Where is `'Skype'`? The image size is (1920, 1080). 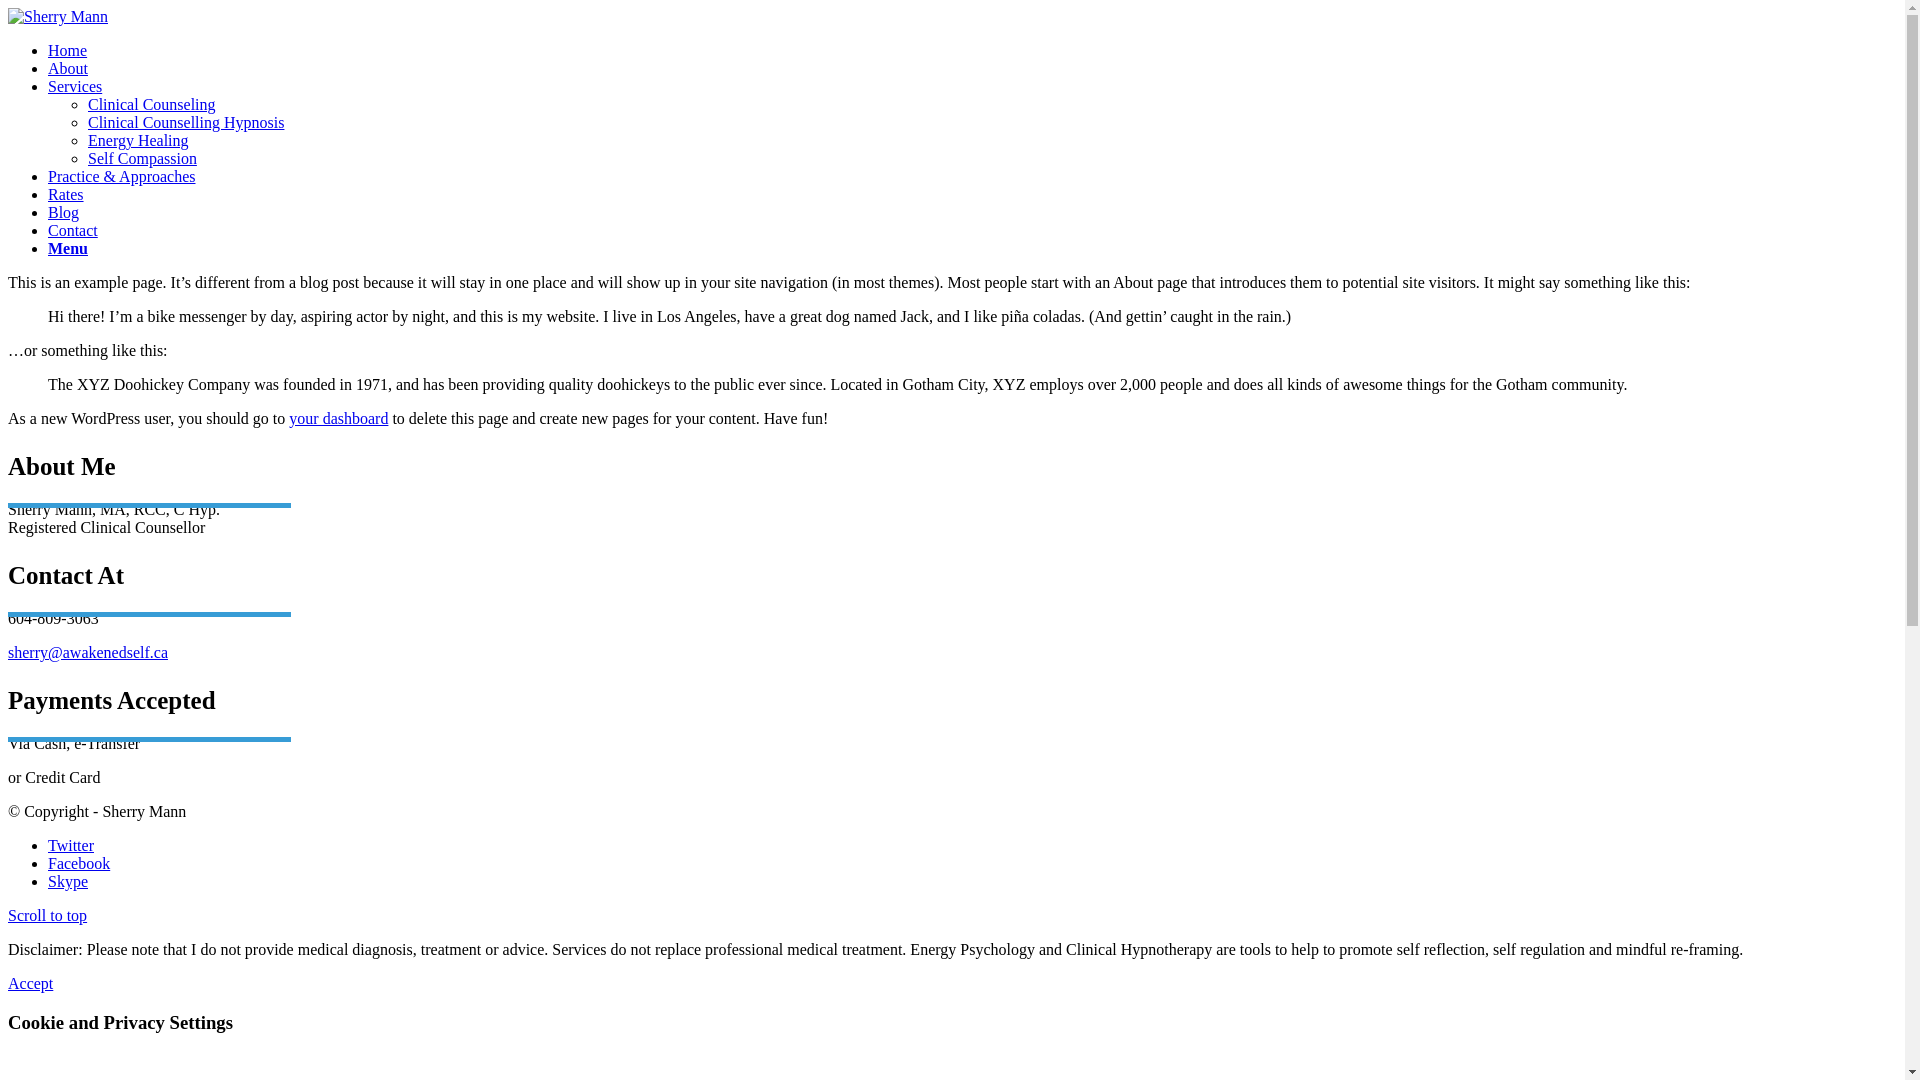 'Skype' is located at coordinates (67, 880).